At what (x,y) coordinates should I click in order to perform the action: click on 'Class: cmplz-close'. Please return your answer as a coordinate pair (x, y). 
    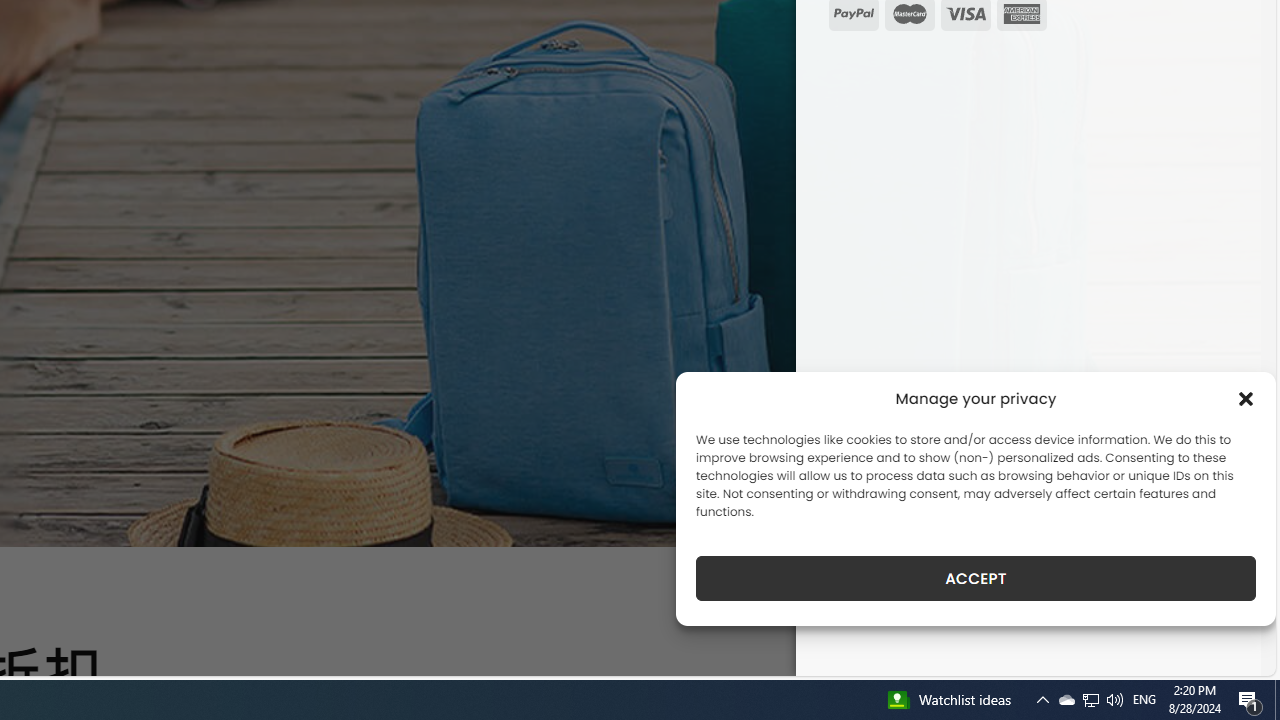
    Looking at the image, I should click on (1245, 398).